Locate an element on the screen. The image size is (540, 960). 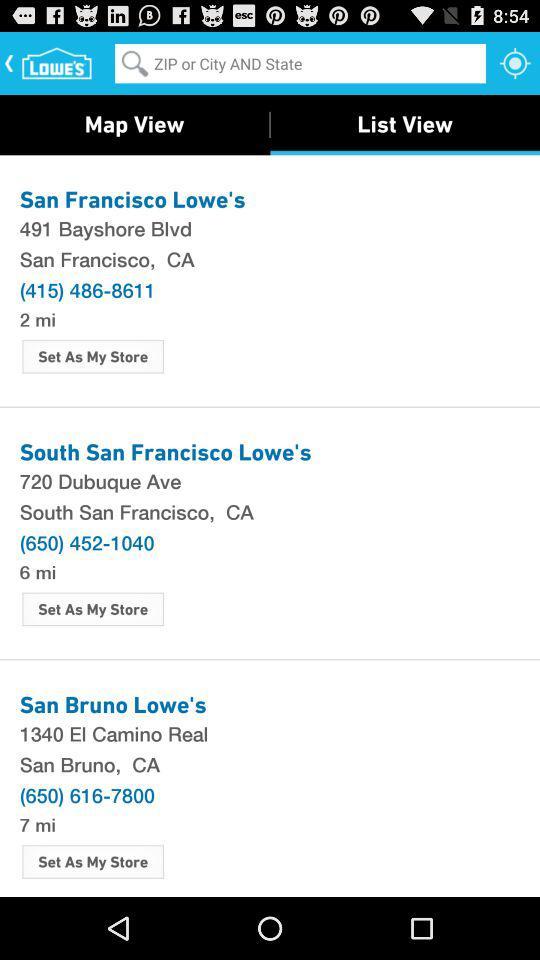
720 dubuque ave is located at coordinates (270, 480).